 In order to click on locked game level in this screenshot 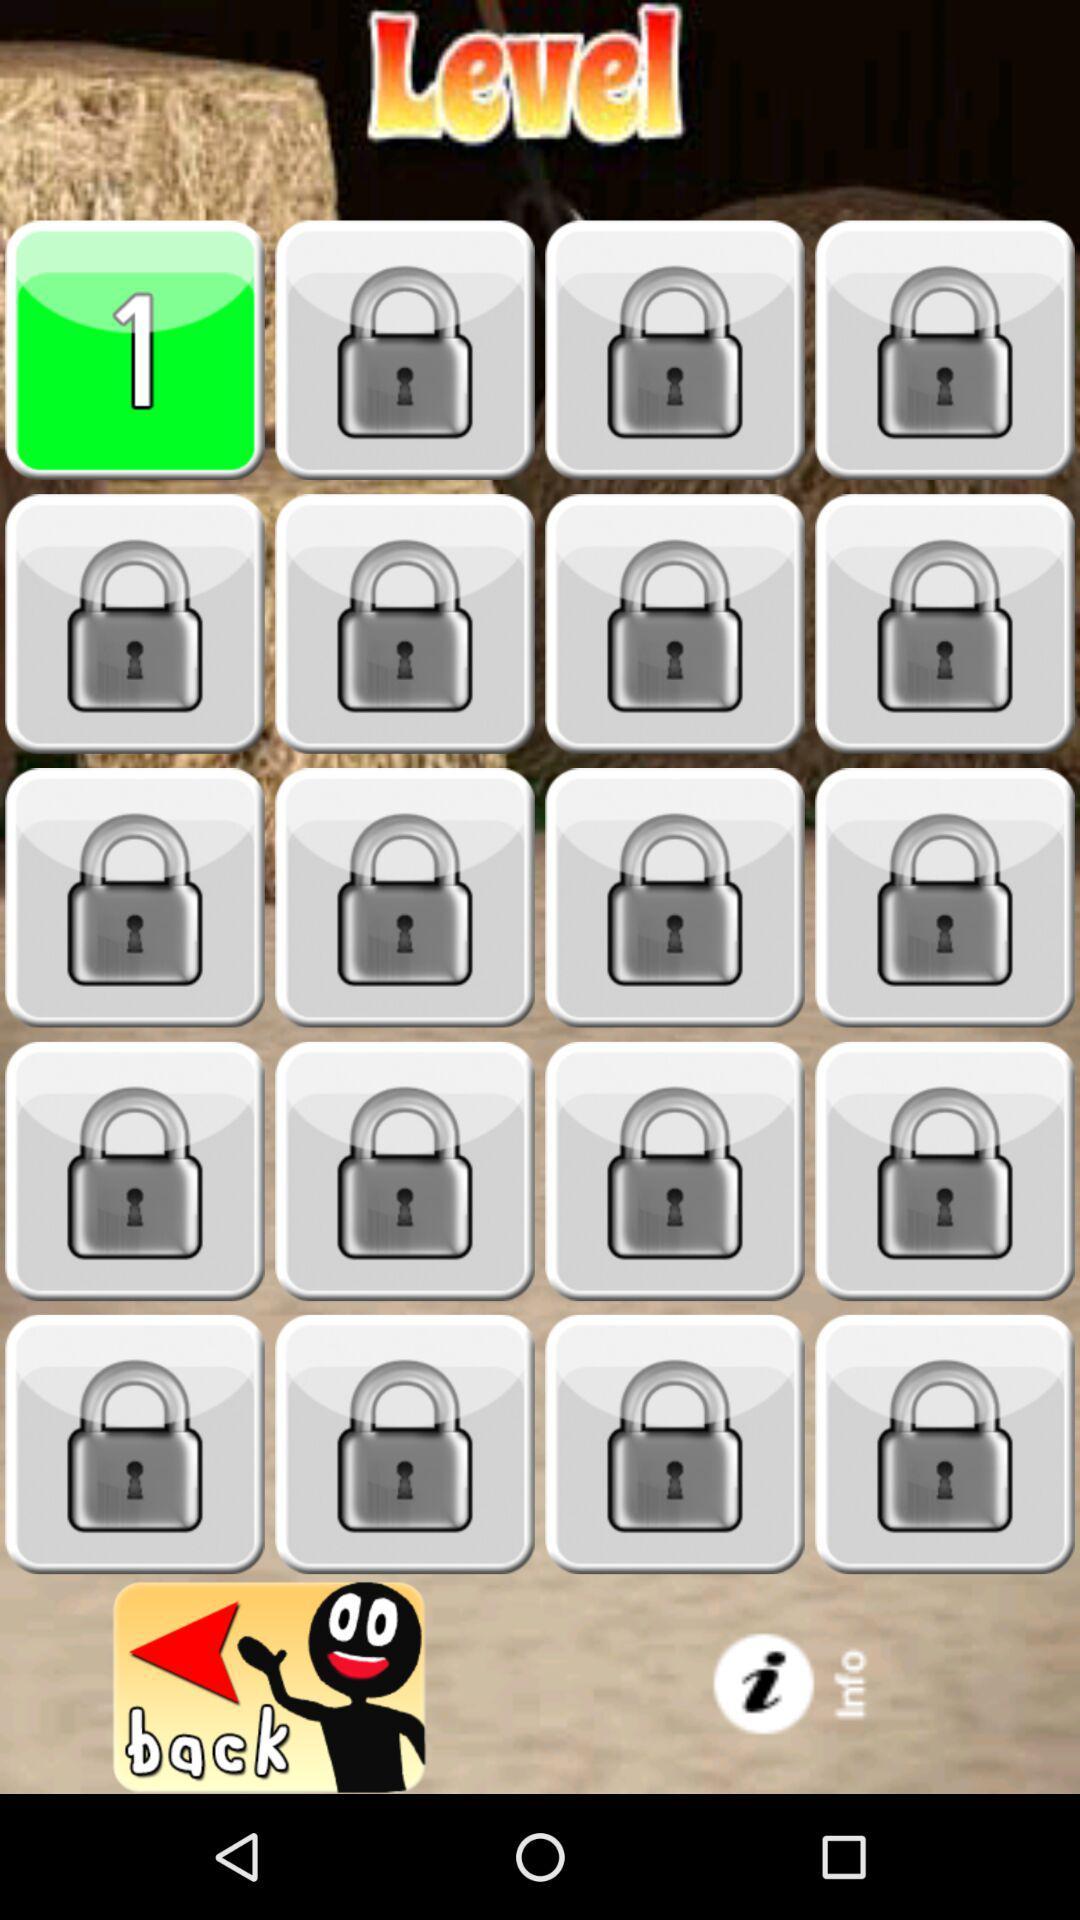, I will do `click(135, 1444)`.